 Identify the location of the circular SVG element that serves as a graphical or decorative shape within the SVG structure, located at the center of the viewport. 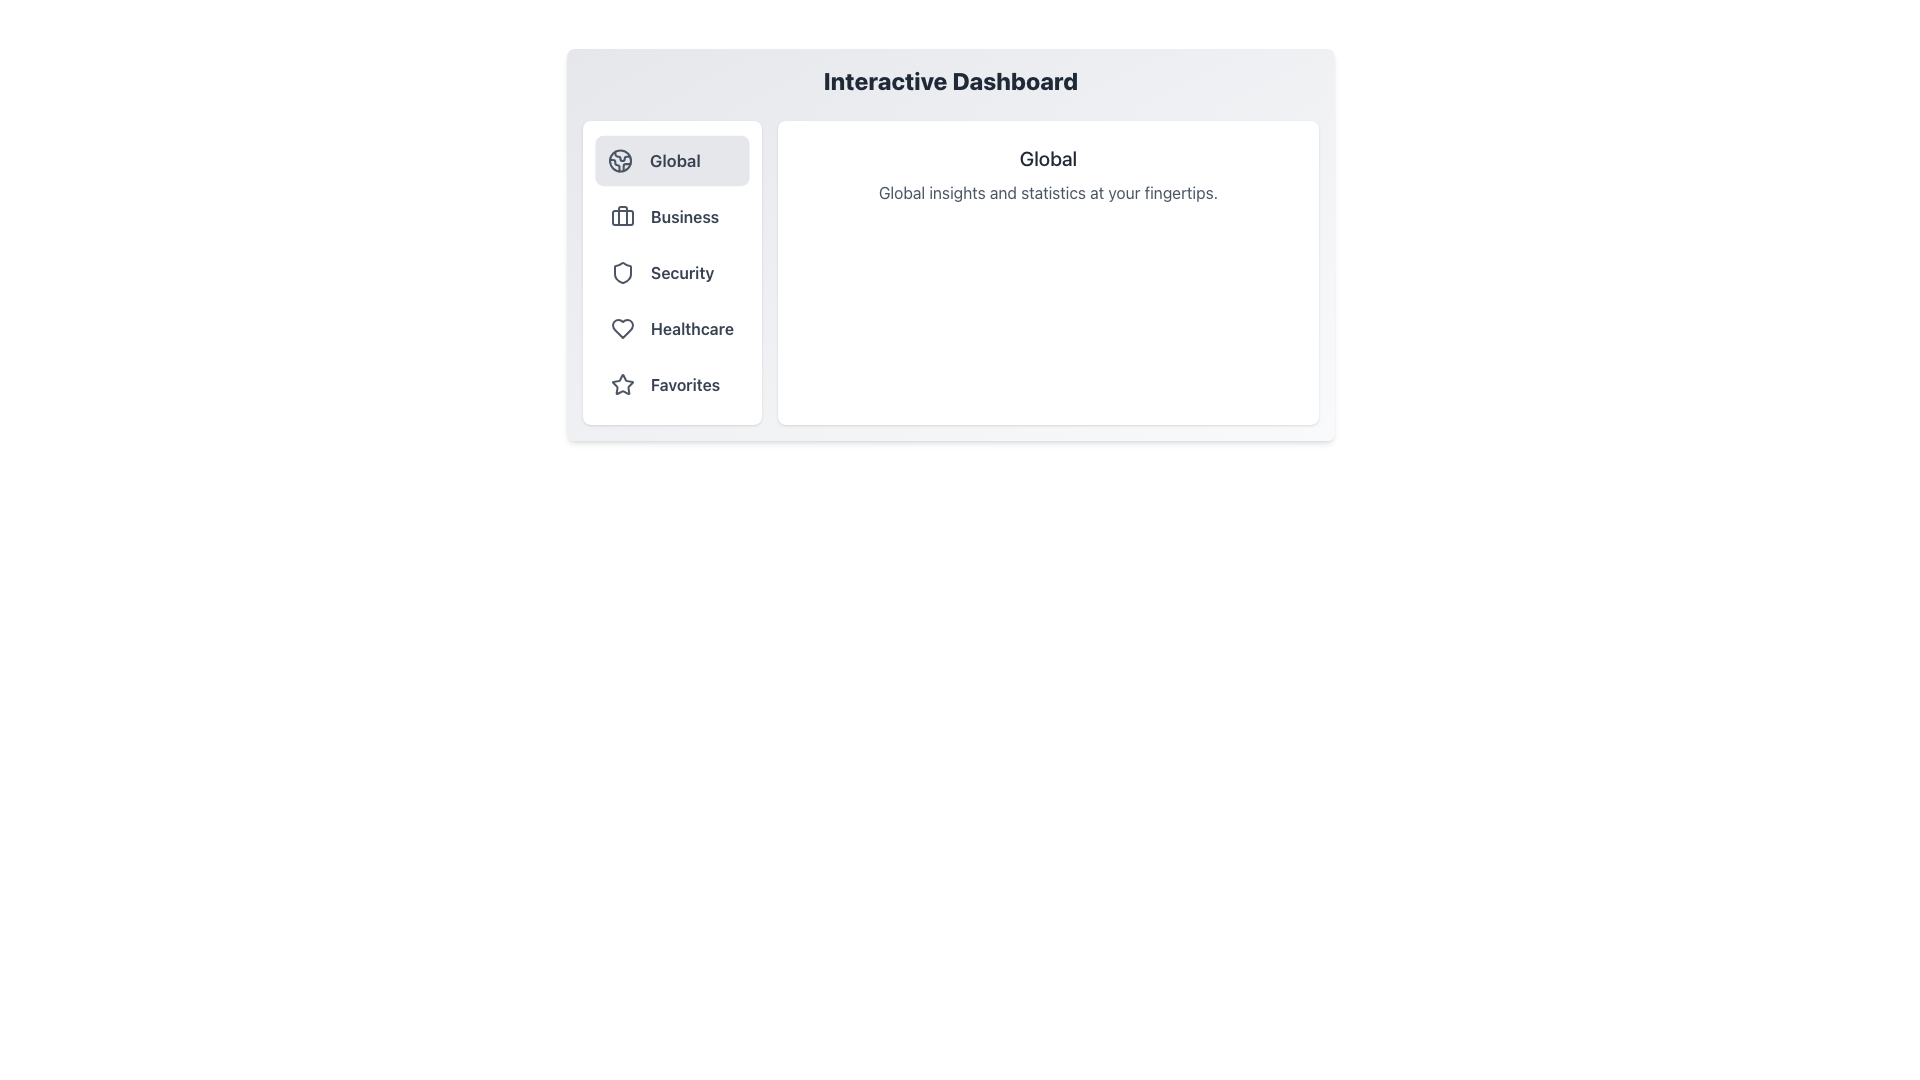
(619, 160).